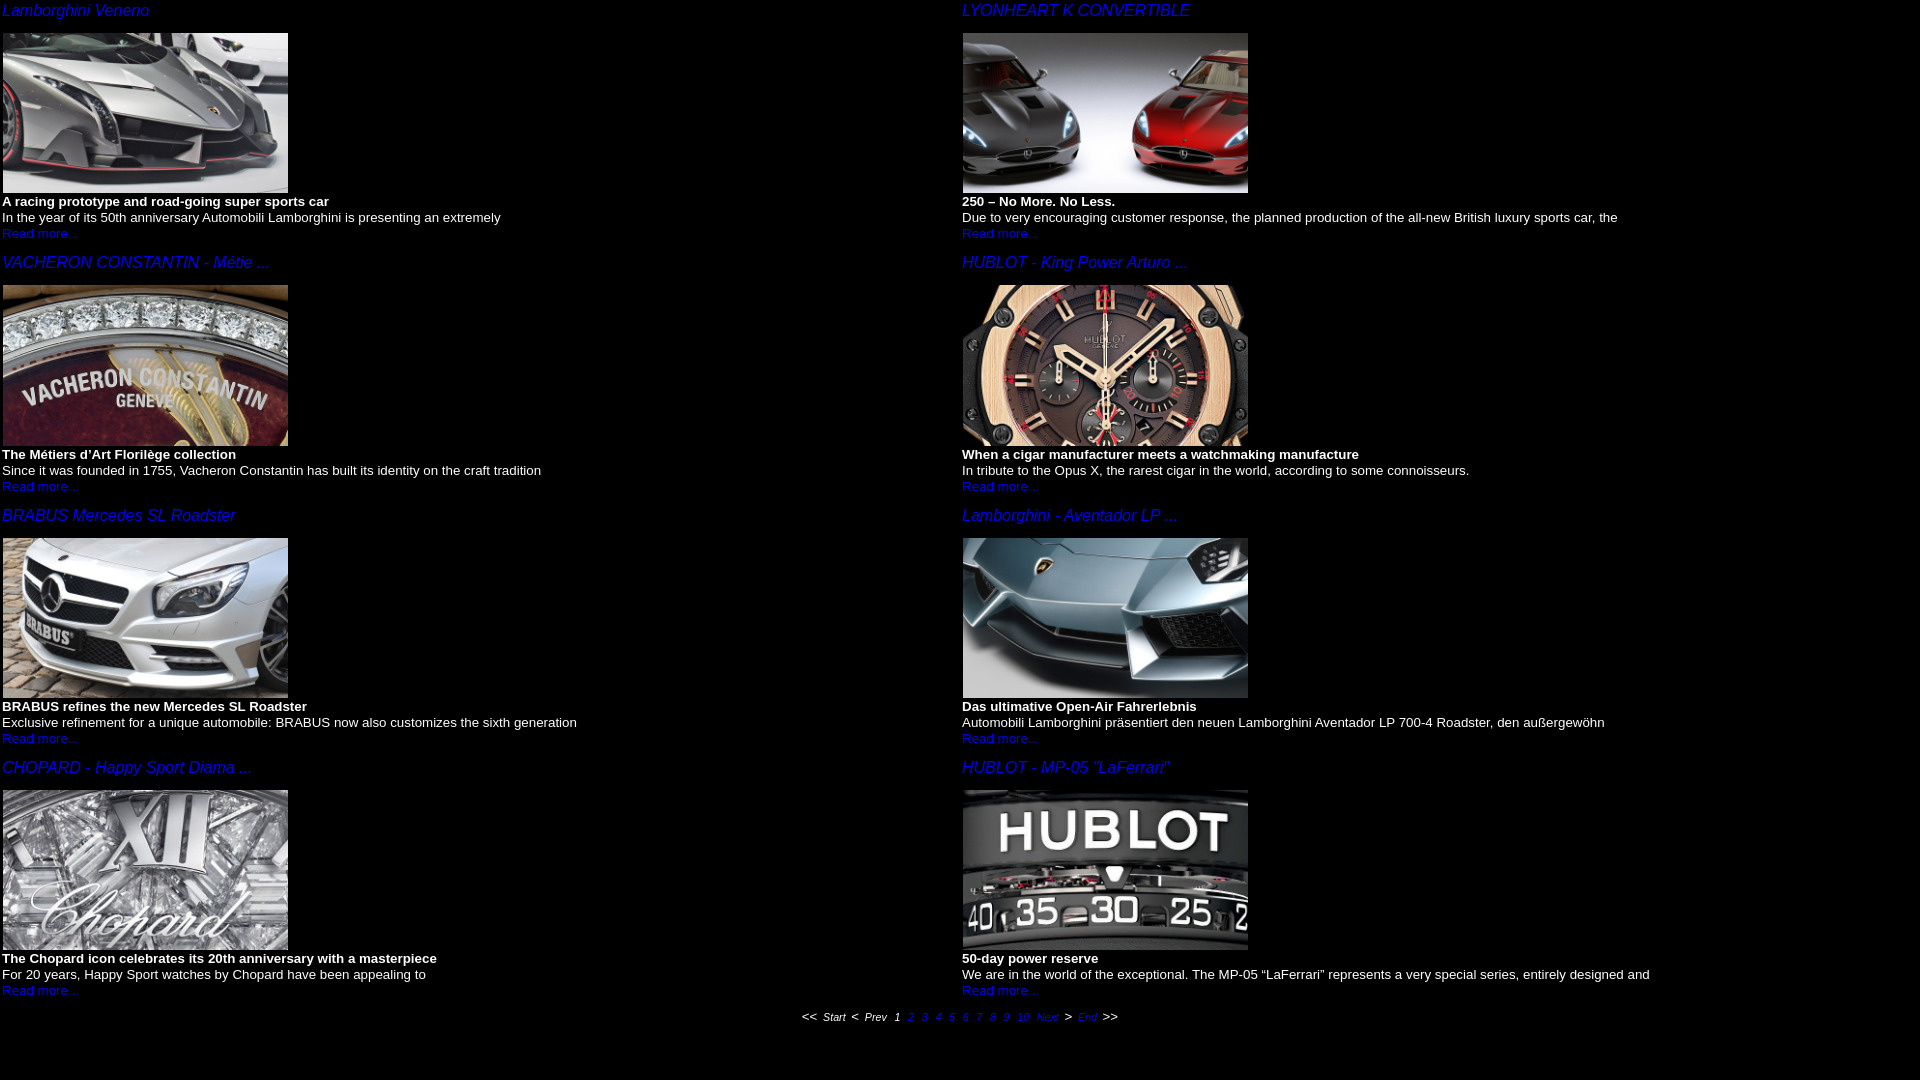 The width and height of the screenshot is (1920, 1080). What do you see at coordinates (1086, 1017) in the screenshot?
I see `'End'` at bounding box center [1086, 1017].